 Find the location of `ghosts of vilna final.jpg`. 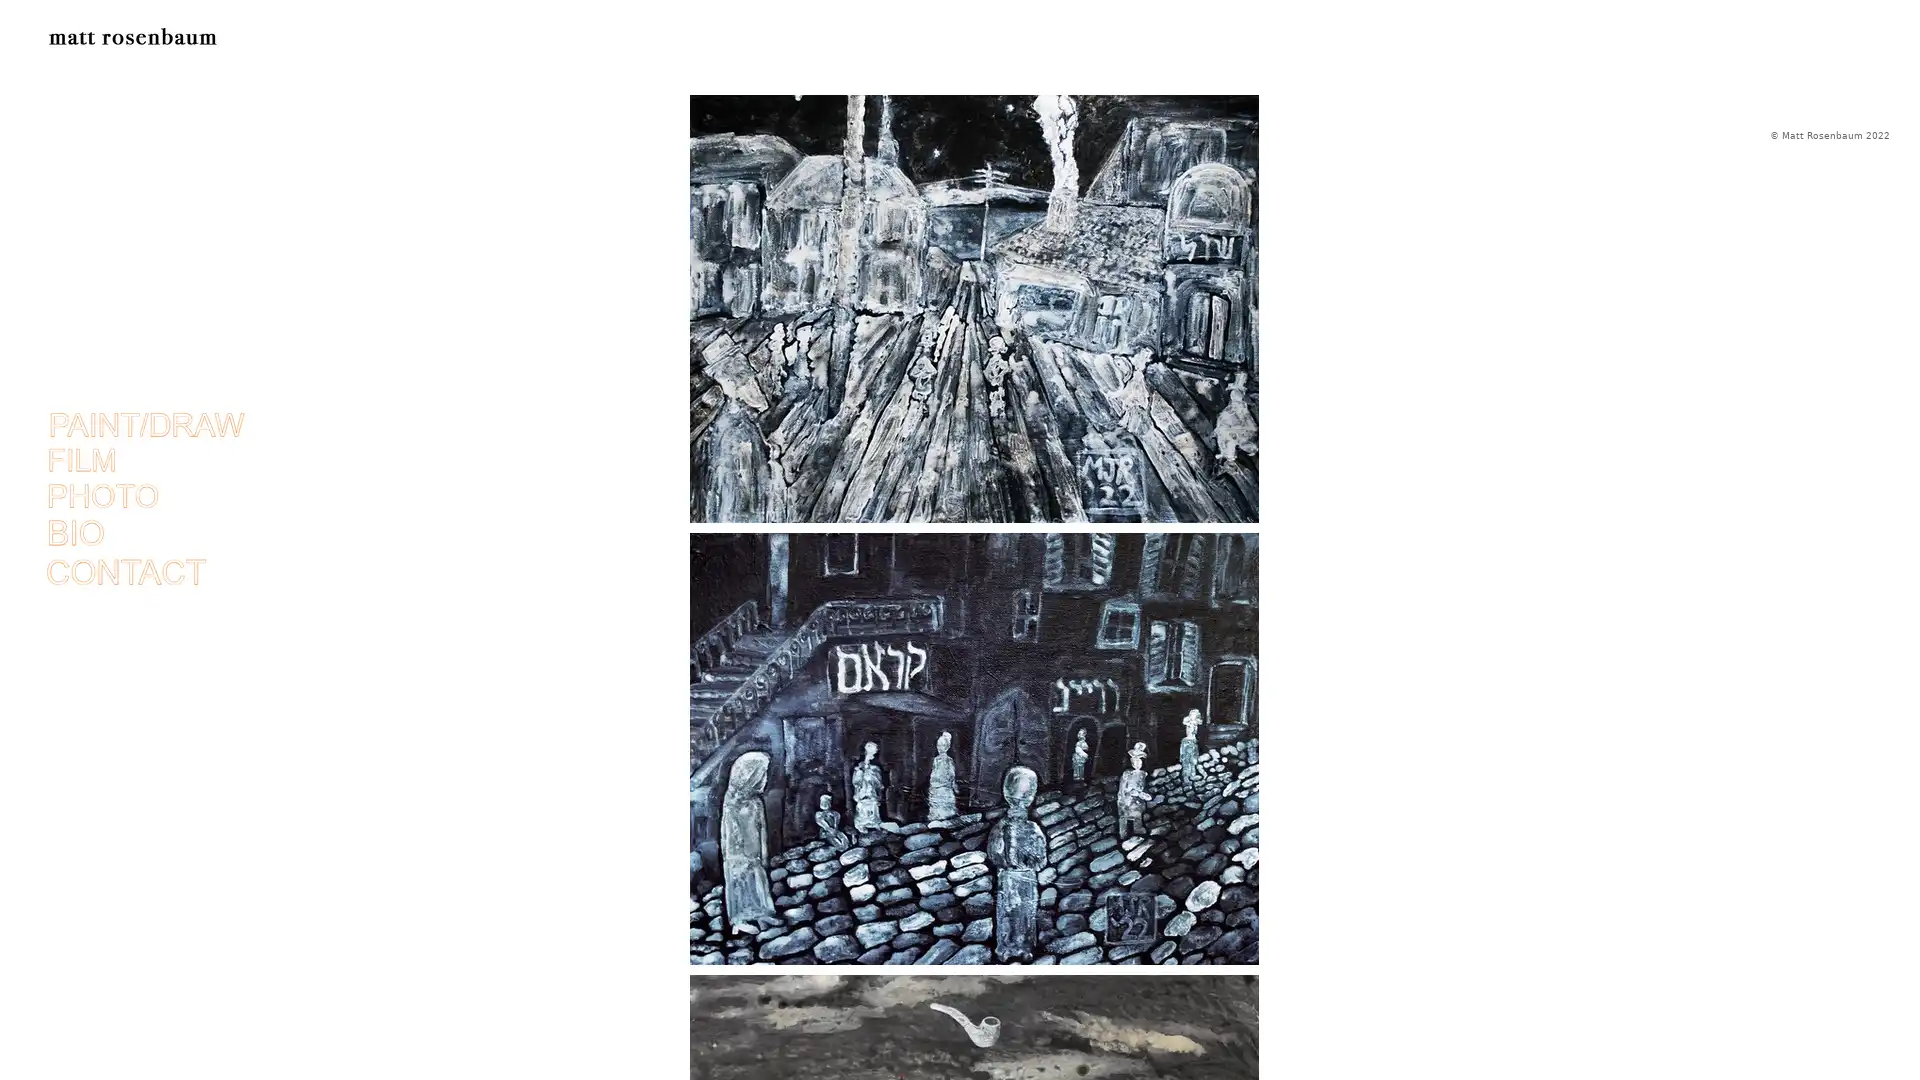

ghosts of vilna final.jpg is located at coordinates (974, 308).